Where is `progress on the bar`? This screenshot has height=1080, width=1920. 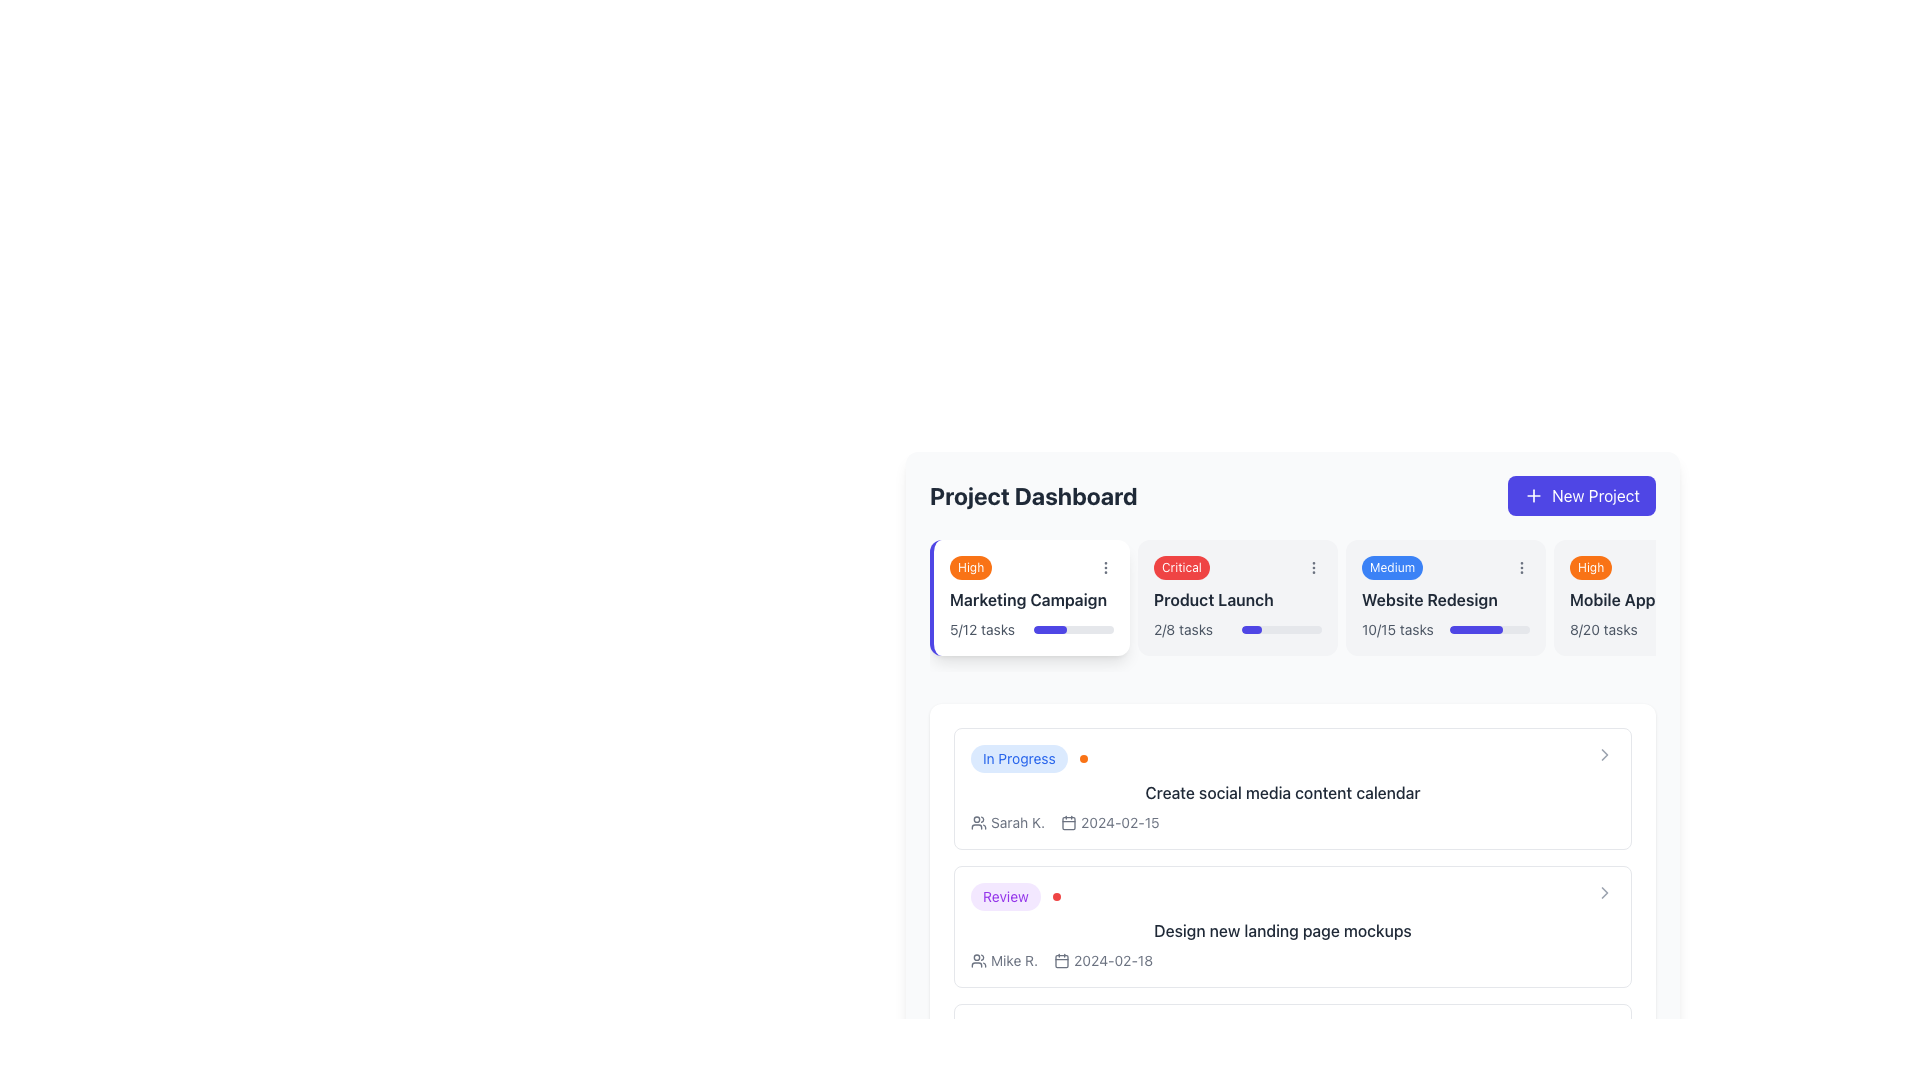
progress on the bar is located at coordinates (1049, 628).